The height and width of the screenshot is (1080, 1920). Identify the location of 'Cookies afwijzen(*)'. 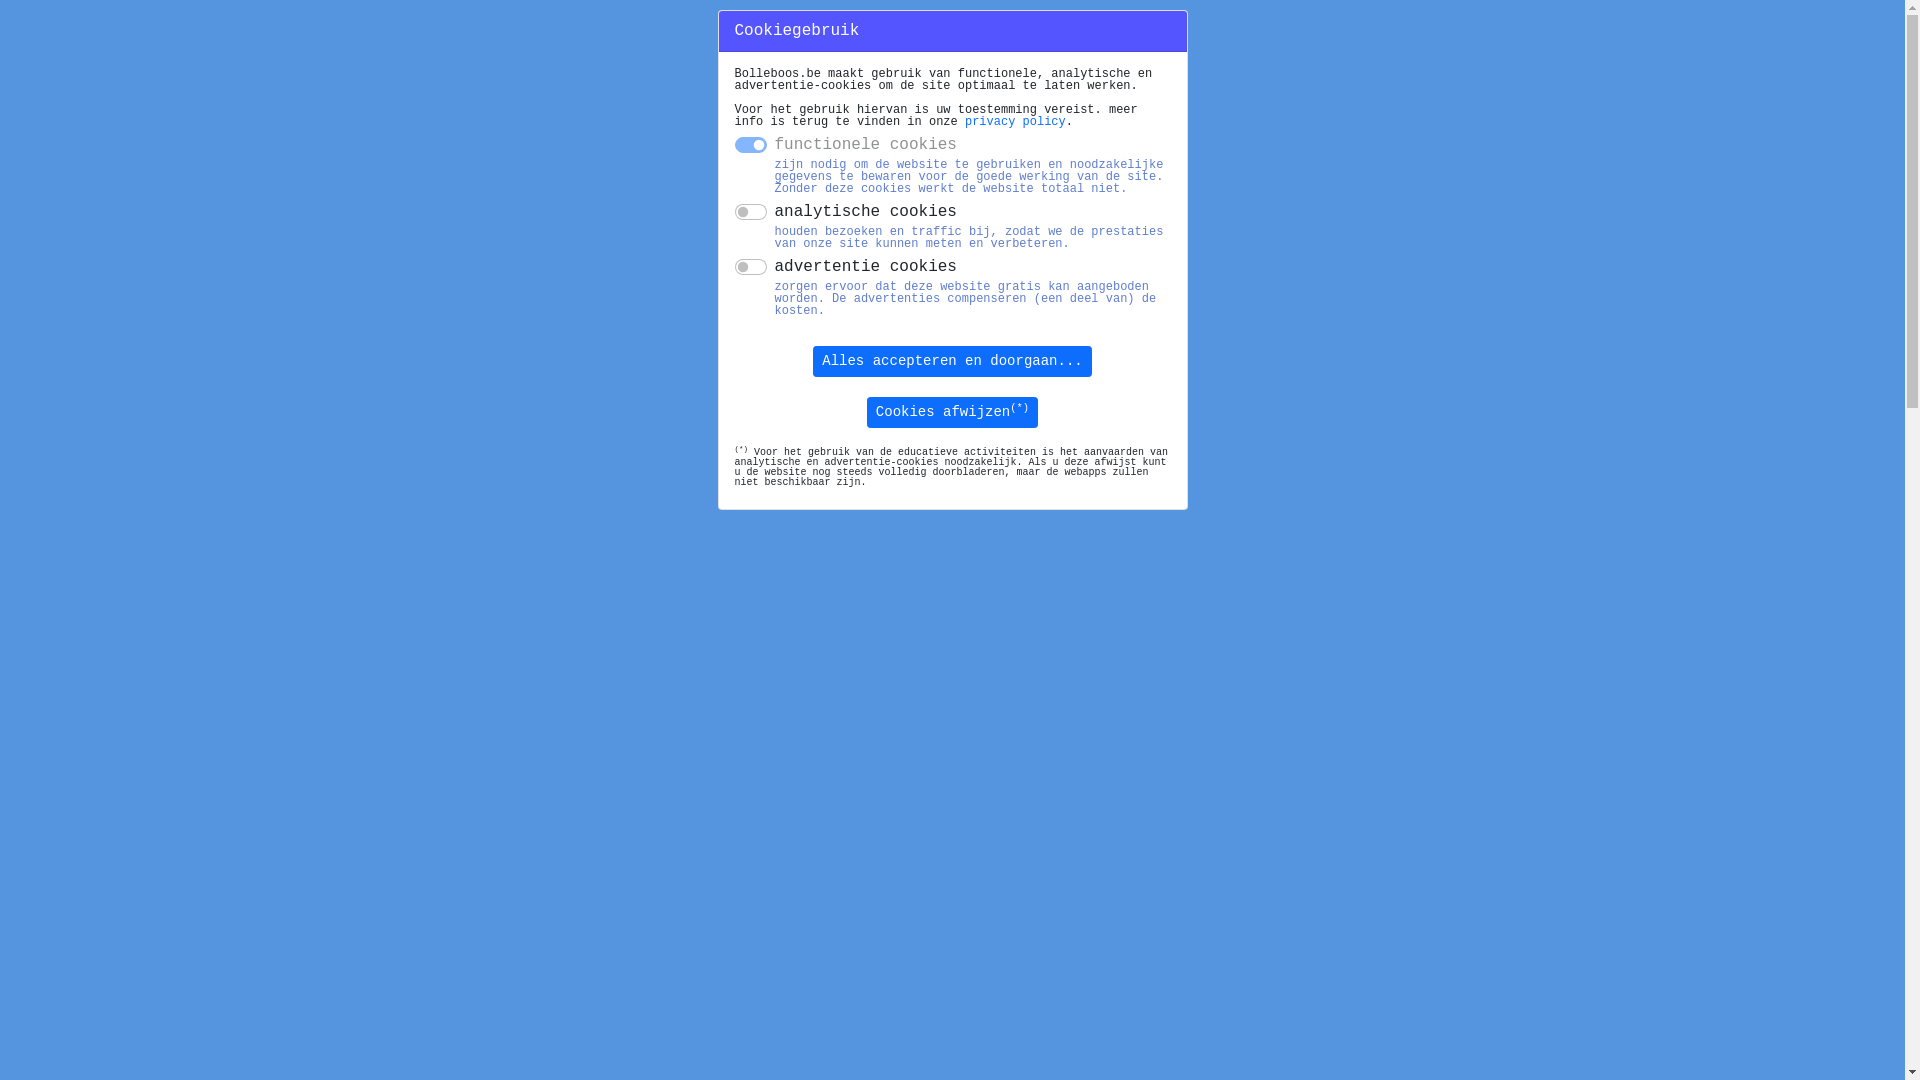
(951, 411).